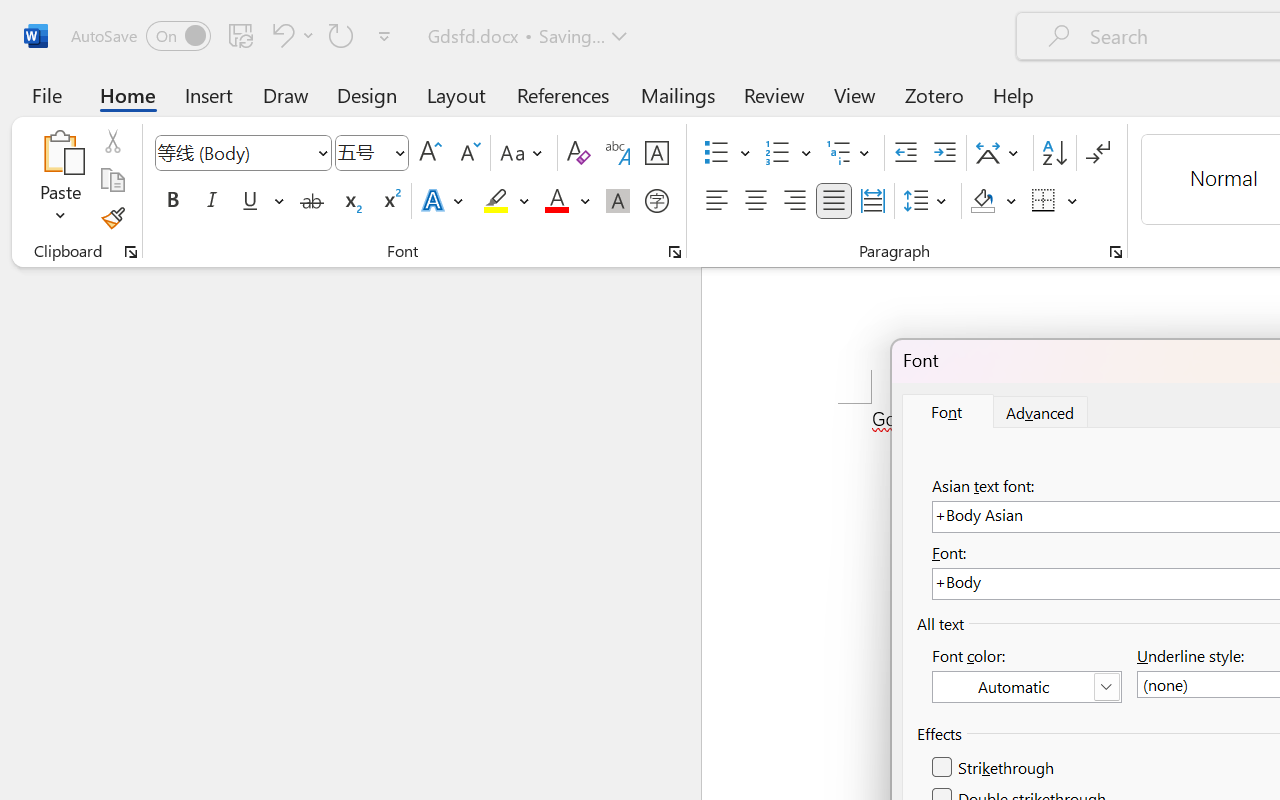 The height and width of the screenshot is (800, 1280). Describe the element at coordinates (834, 201) in the screenshot. I see `'Justify'` at that location.